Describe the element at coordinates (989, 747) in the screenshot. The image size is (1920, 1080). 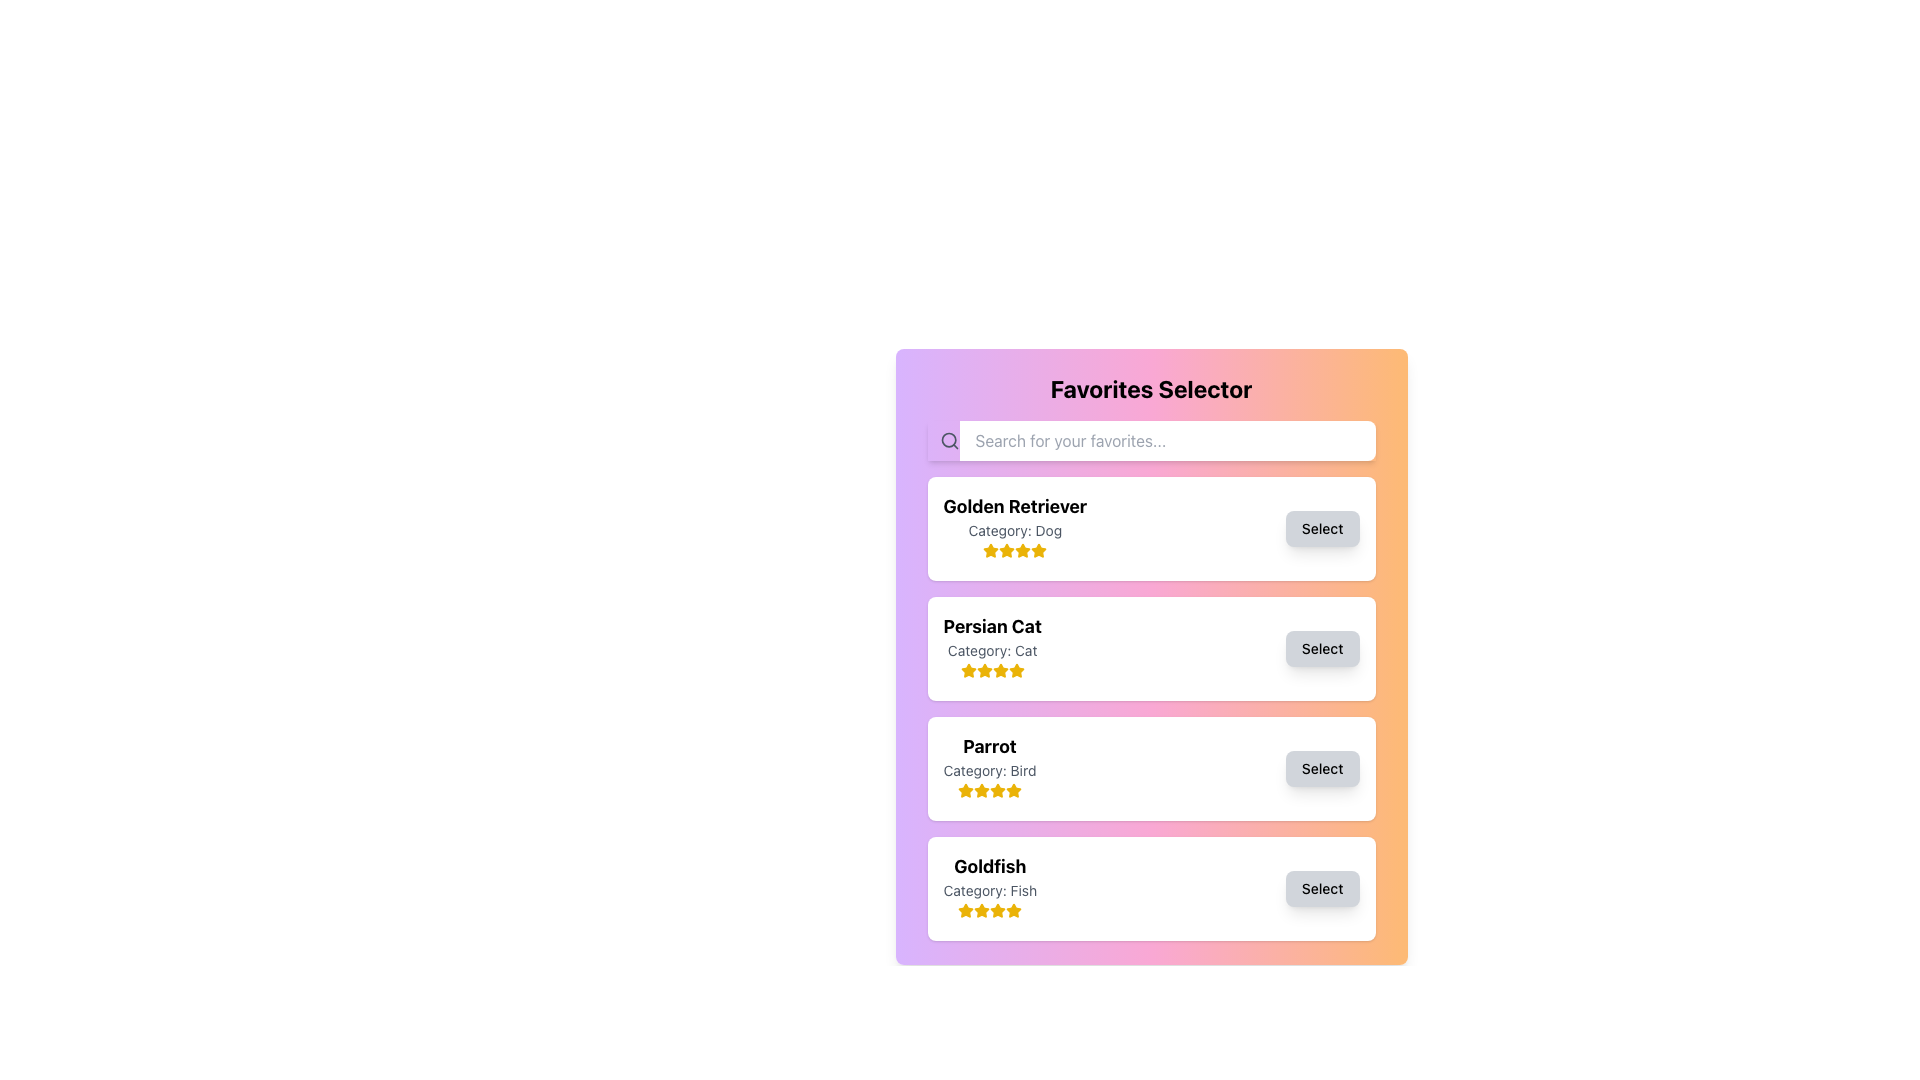
I see `the bold label text element displaying 'Parrot', which is centrally located in the third item of the Favorites Selector list above the 'Category: Bird' text` at that location.